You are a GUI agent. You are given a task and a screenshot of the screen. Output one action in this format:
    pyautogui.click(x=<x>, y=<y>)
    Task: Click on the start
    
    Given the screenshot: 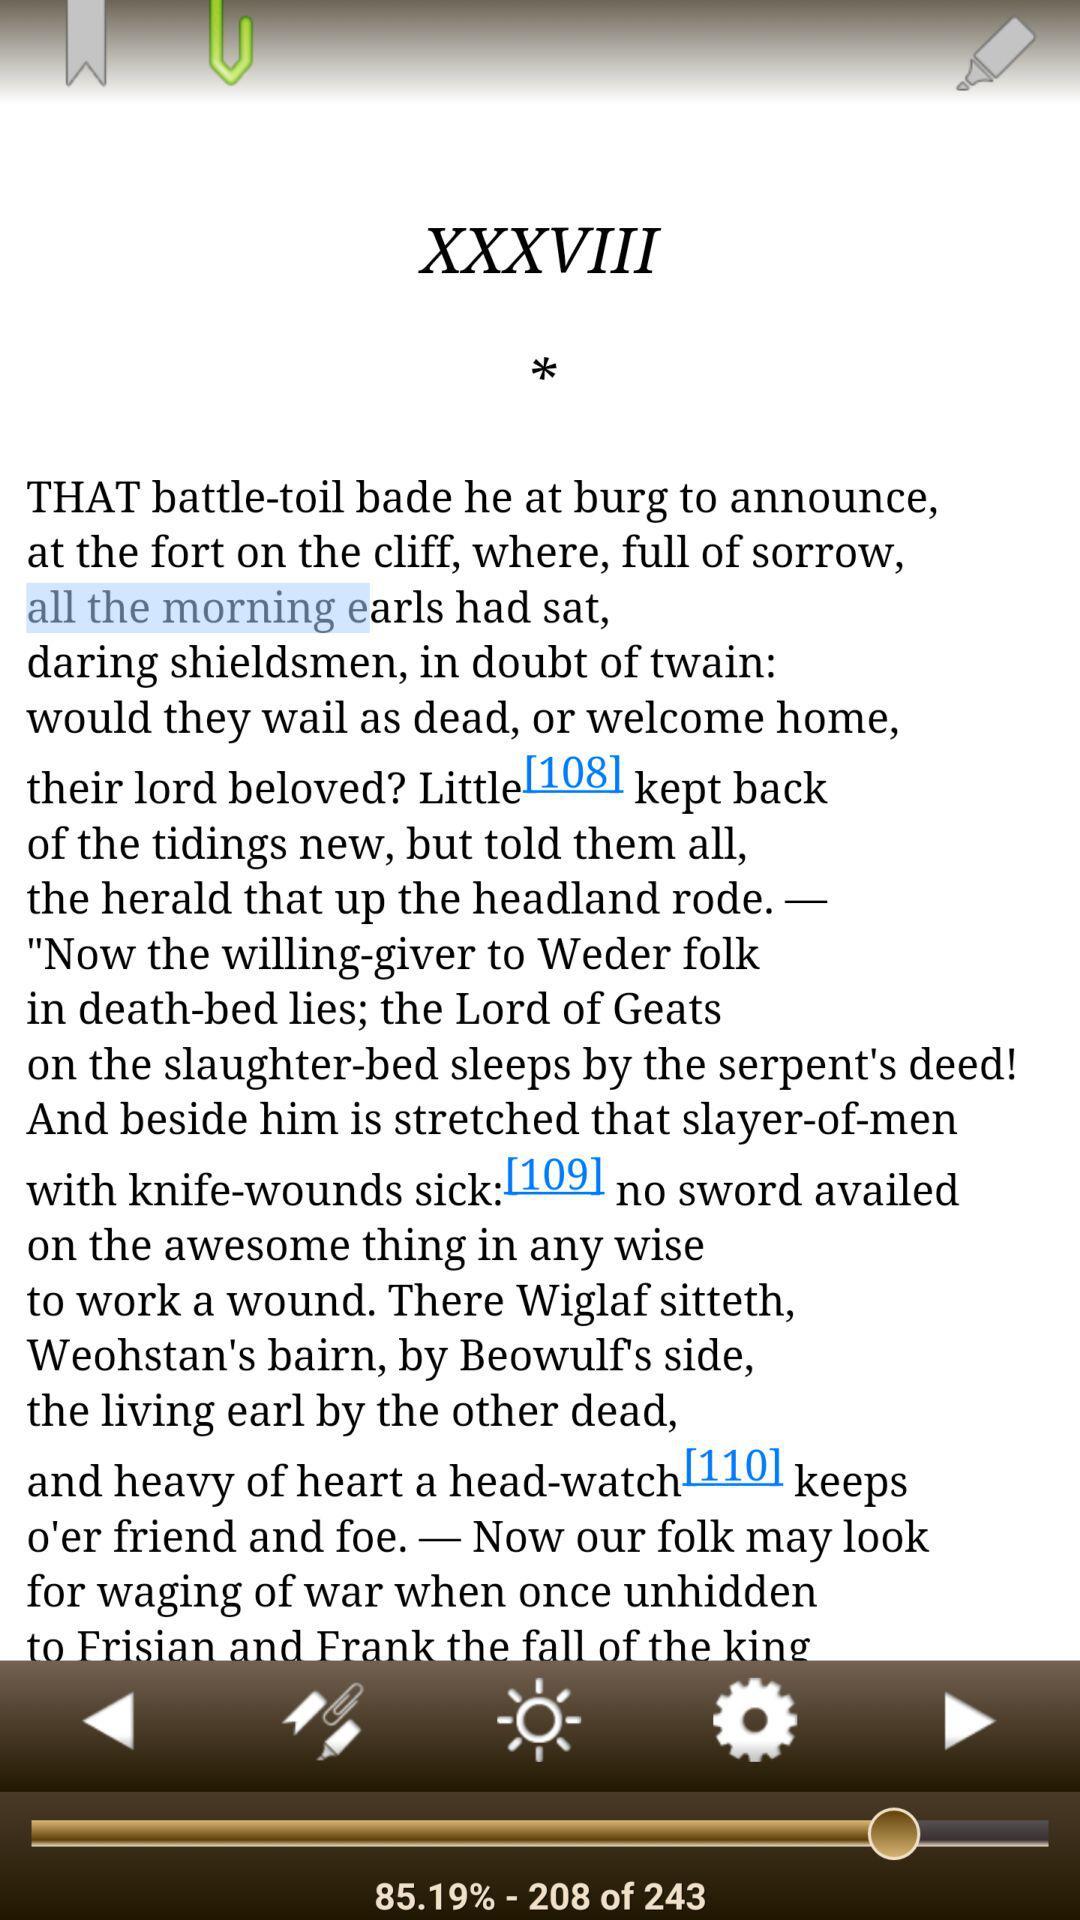 What is the action you would take?
    pyautogui.click(x=971, y=1725)
    